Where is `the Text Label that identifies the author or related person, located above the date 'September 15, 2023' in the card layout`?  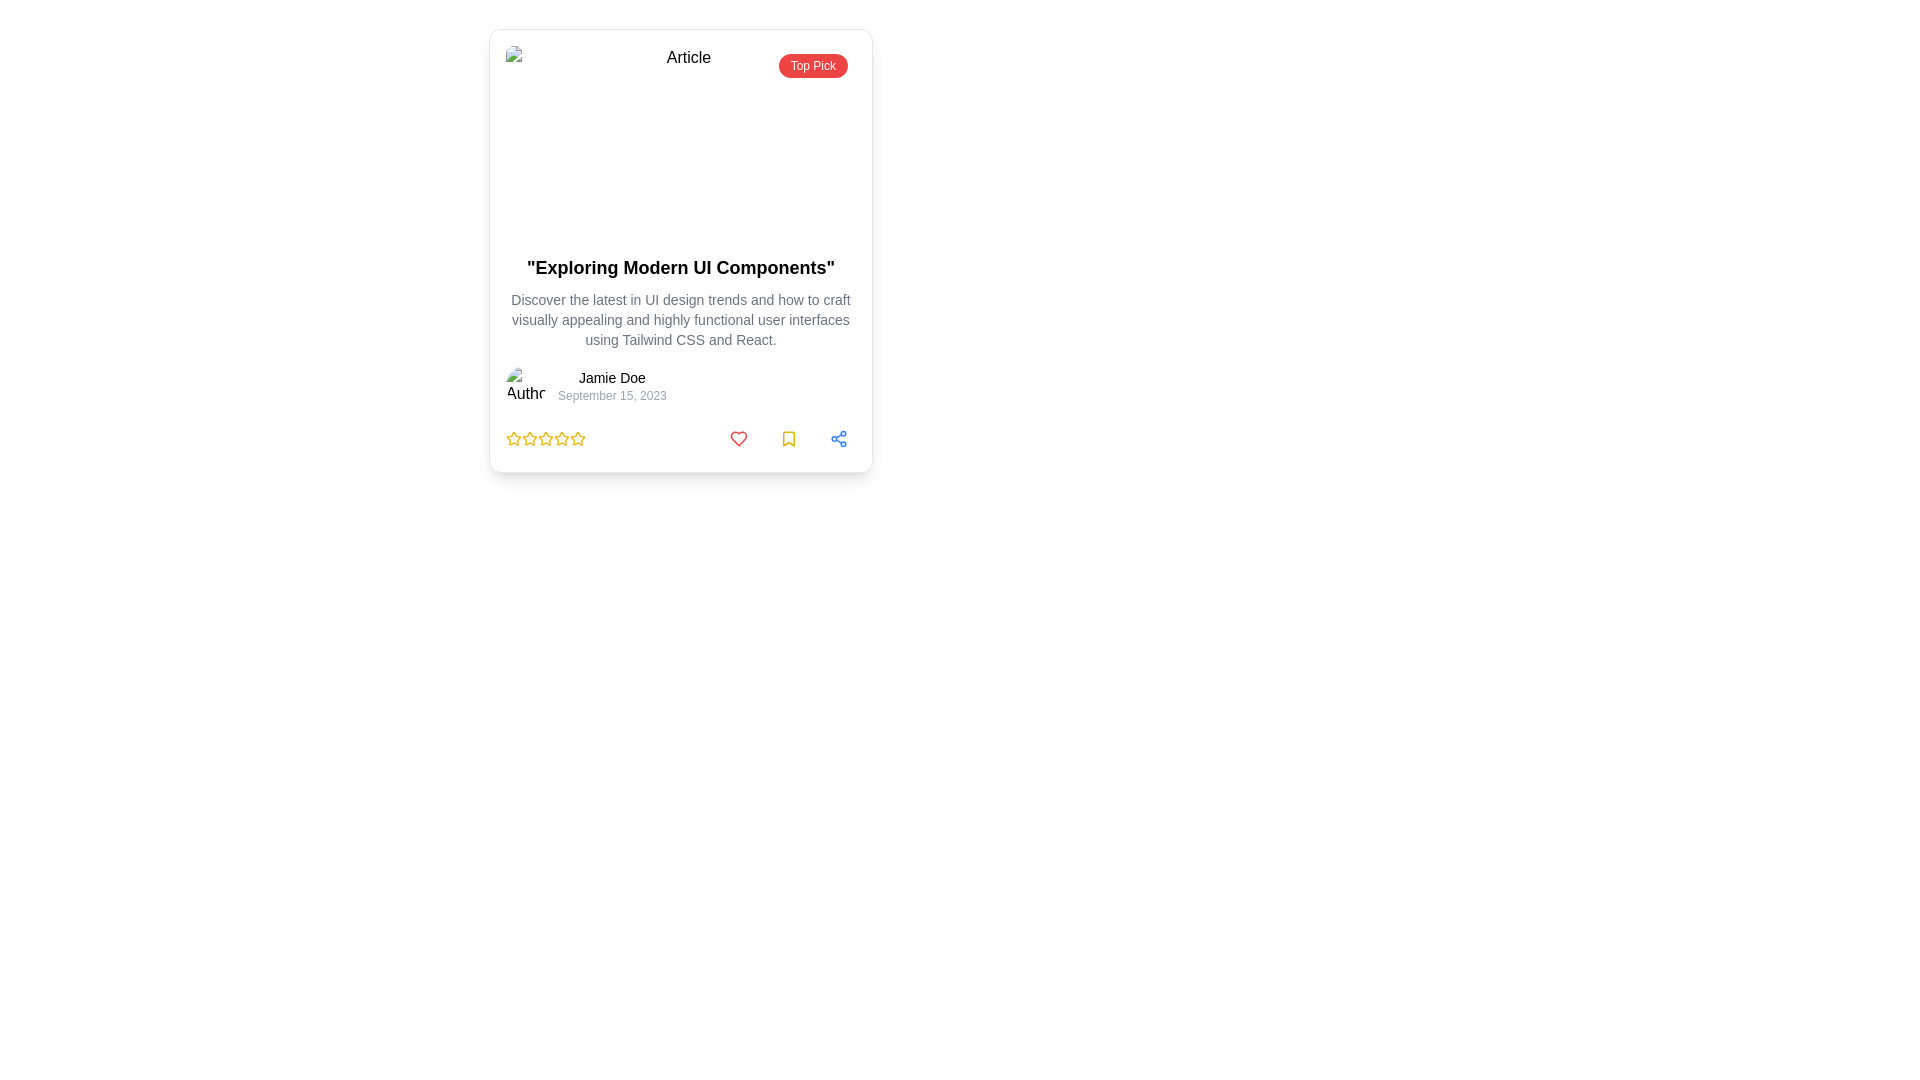
the Text Label that identifies the author or related person, located above the date 'September 15, 2023' in the card layout is located at coordinates (611, 378).